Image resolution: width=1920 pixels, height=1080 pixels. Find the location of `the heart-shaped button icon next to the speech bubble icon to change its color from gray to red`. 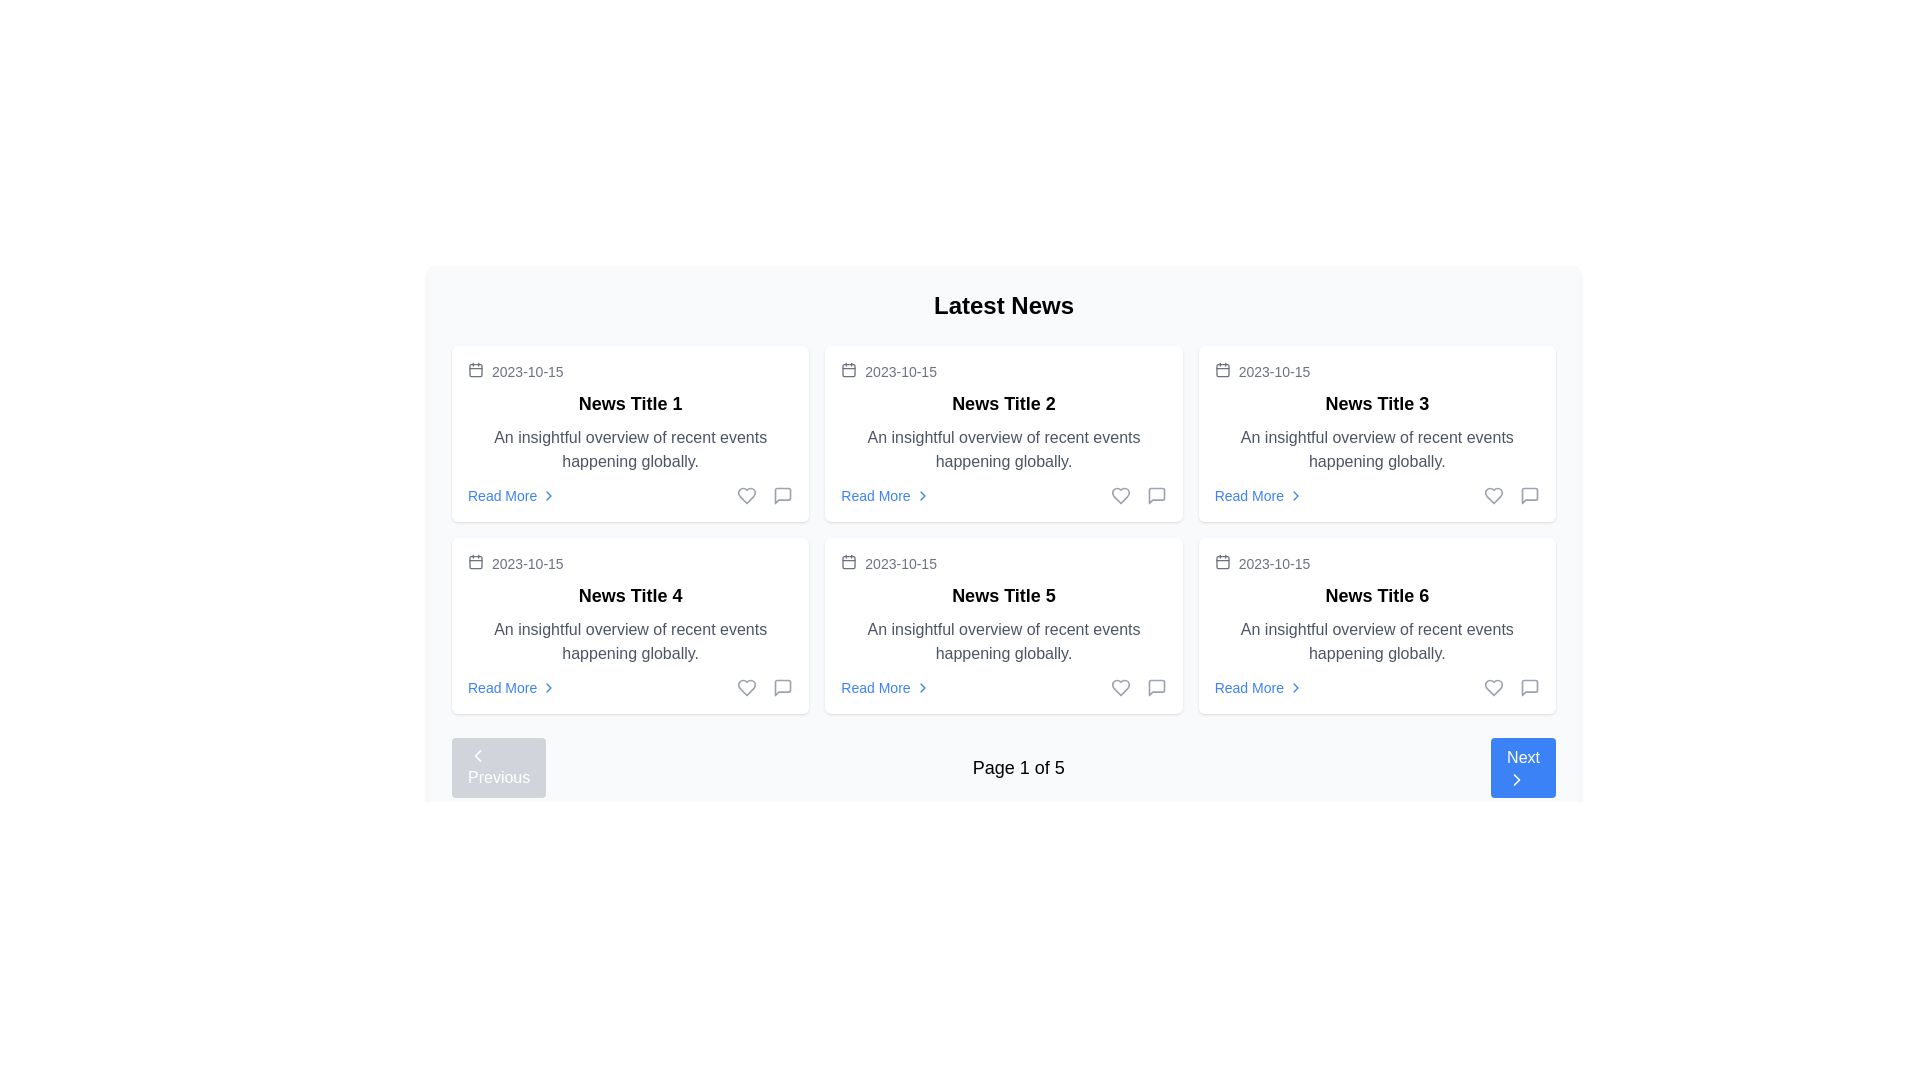

the heart-shaped button icon next to the speech bubble icon to change its color from gray to red is located at coordinates (1493, 495).